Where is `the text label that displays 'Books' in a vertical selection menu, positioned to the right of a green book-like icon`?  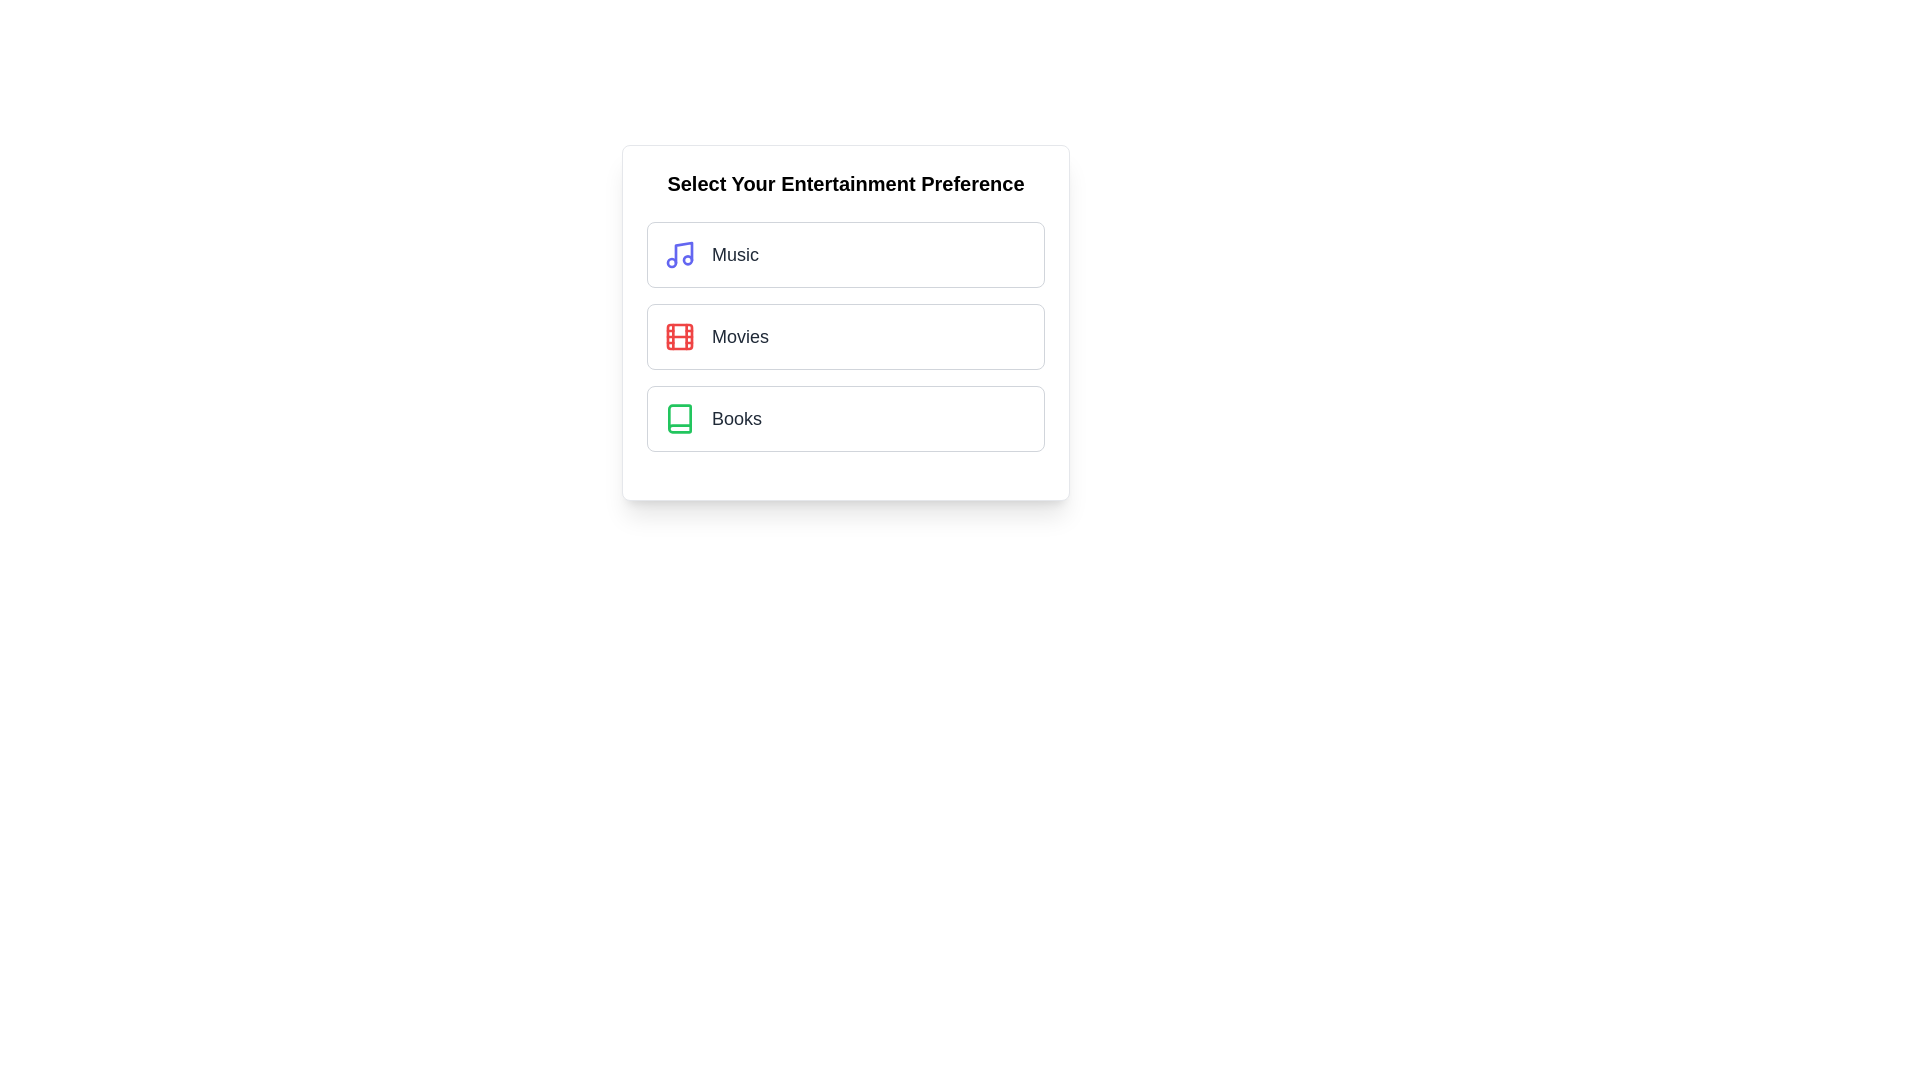 the text label that displays 'Books' in a vertical selection menu, positioned to the right of a green book-like icon is located at coordinates (736, 418).